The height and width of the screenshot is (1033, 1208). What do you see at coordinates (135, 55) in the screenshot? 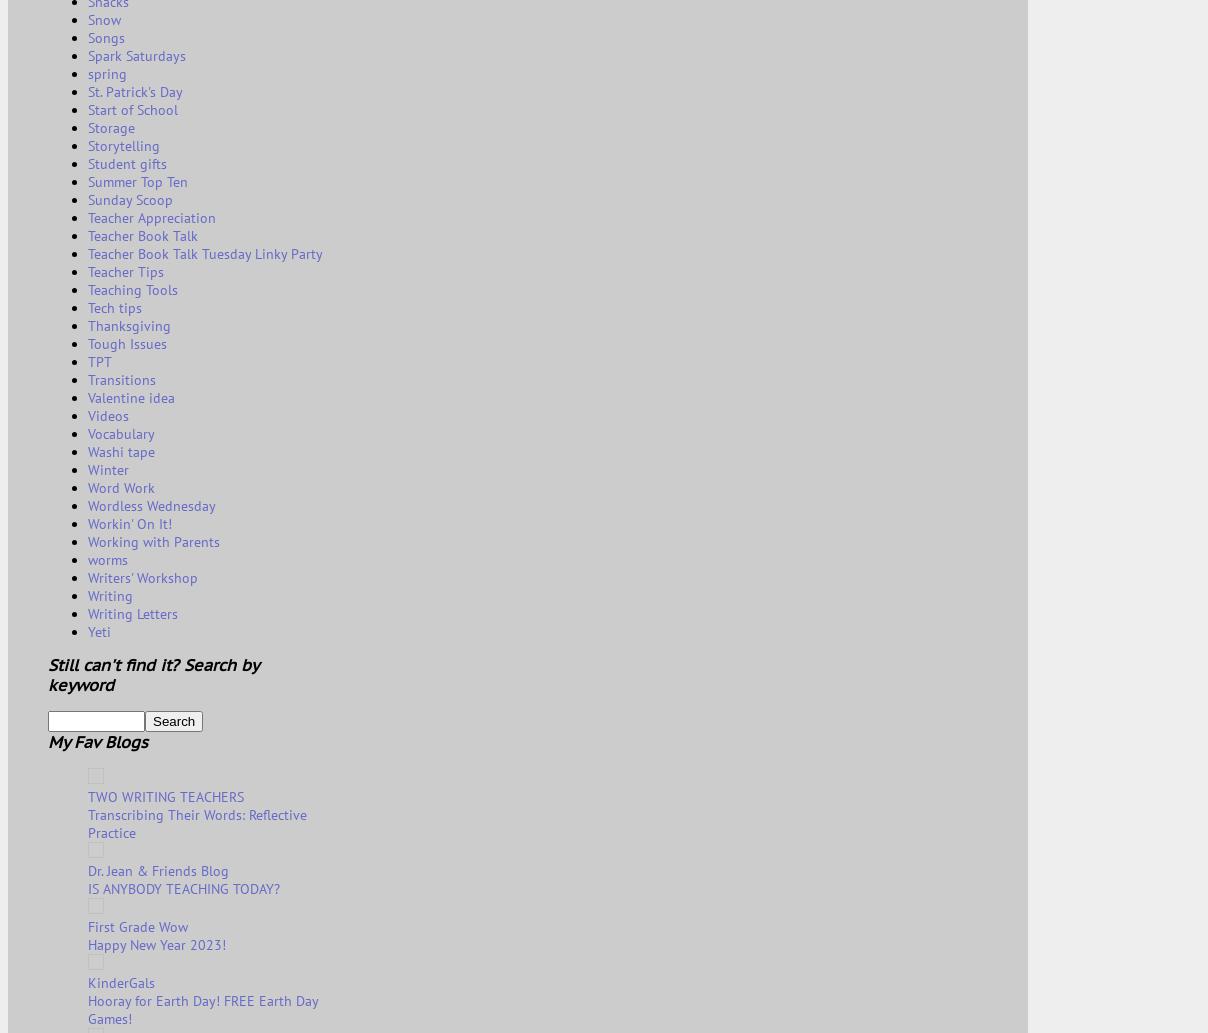
I see `'Spark Saturdays'` at bounding box center [135, 55].